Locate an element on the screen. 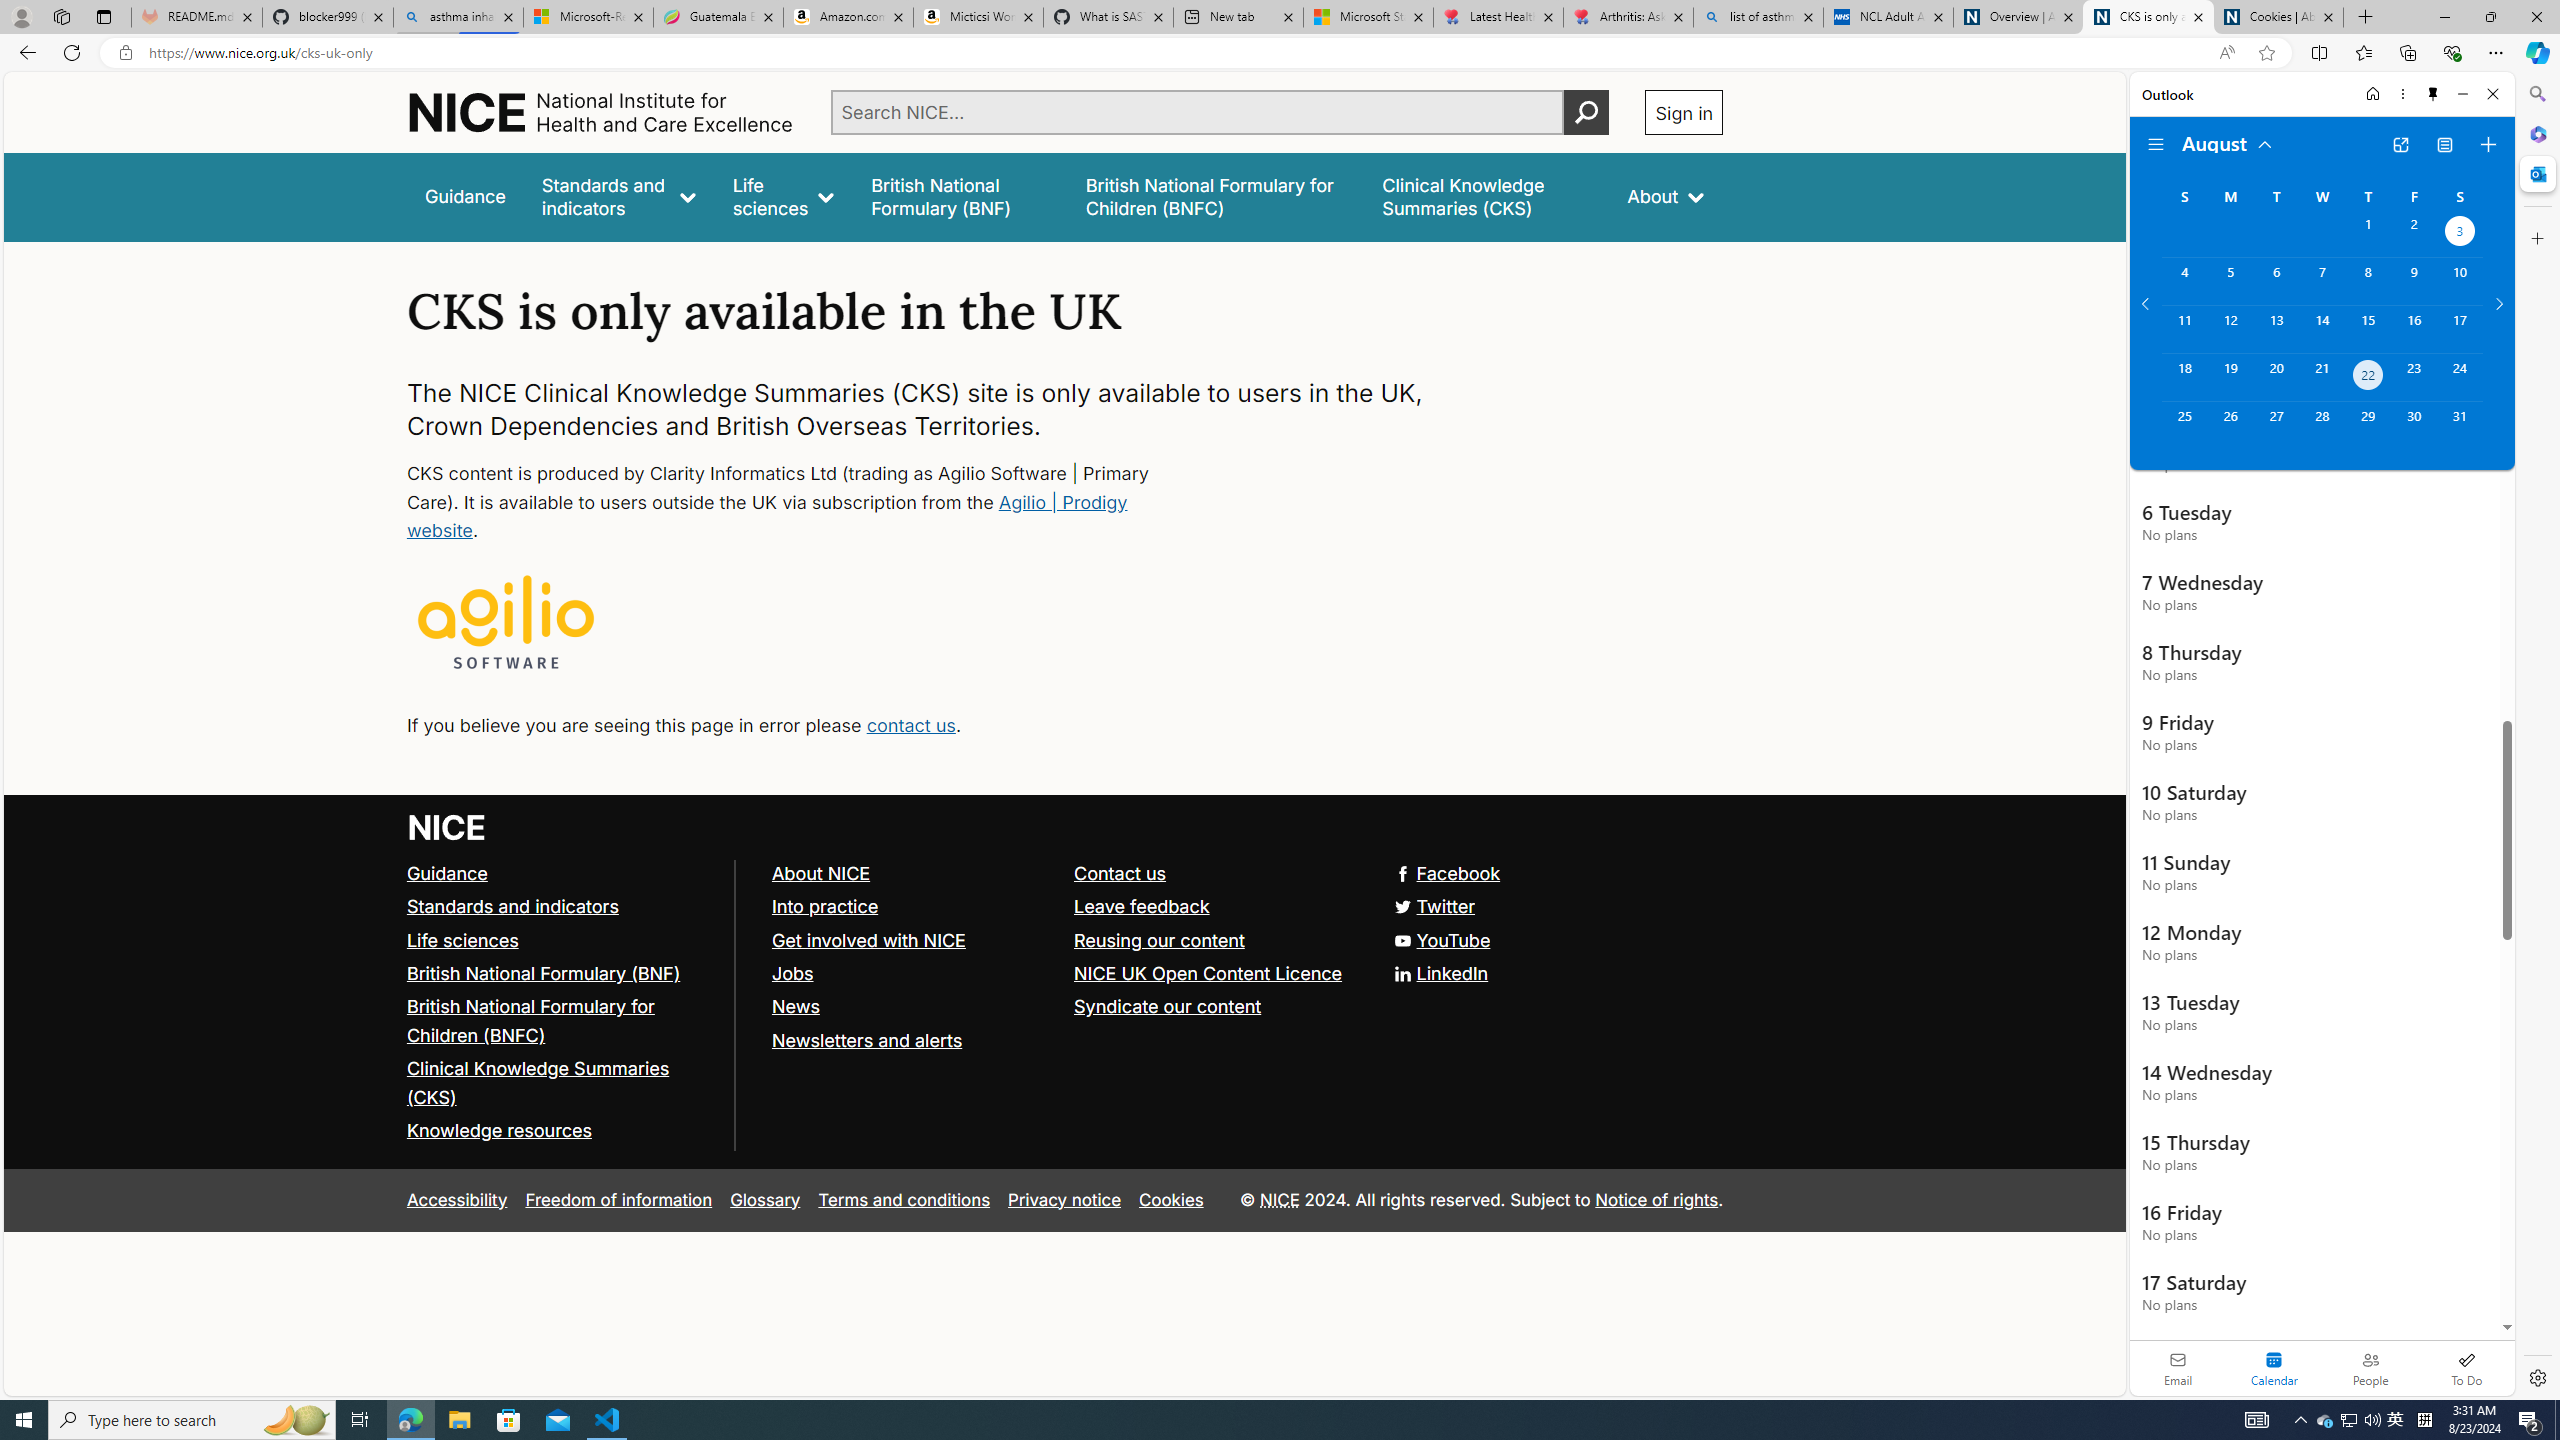 The width and height of the screenshot is (2560, 1440). 'Wednesday, August 7, 2024. ' is located at coordinates (2320, 280).